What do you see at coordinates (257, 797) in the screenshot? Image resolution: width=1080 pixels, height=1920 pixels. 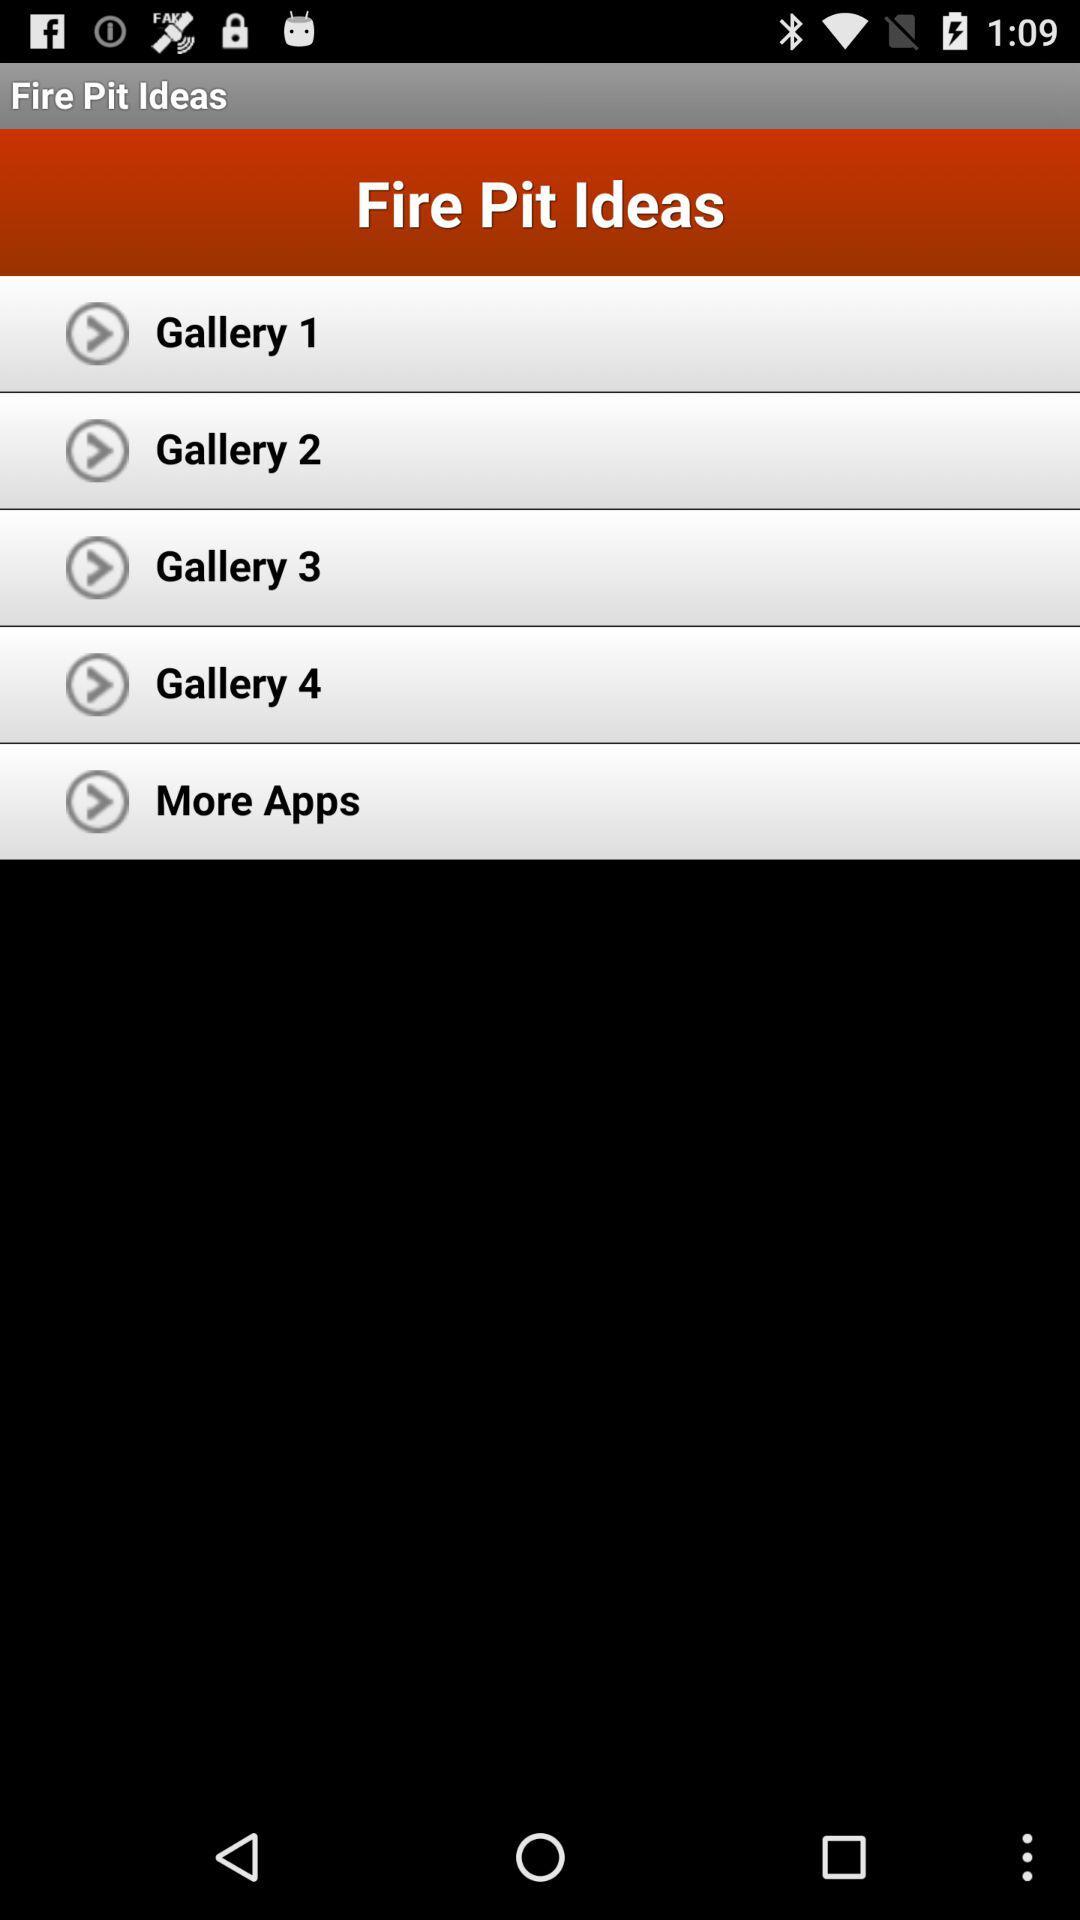 I see `more apps item` at bounding box center [257, 797].